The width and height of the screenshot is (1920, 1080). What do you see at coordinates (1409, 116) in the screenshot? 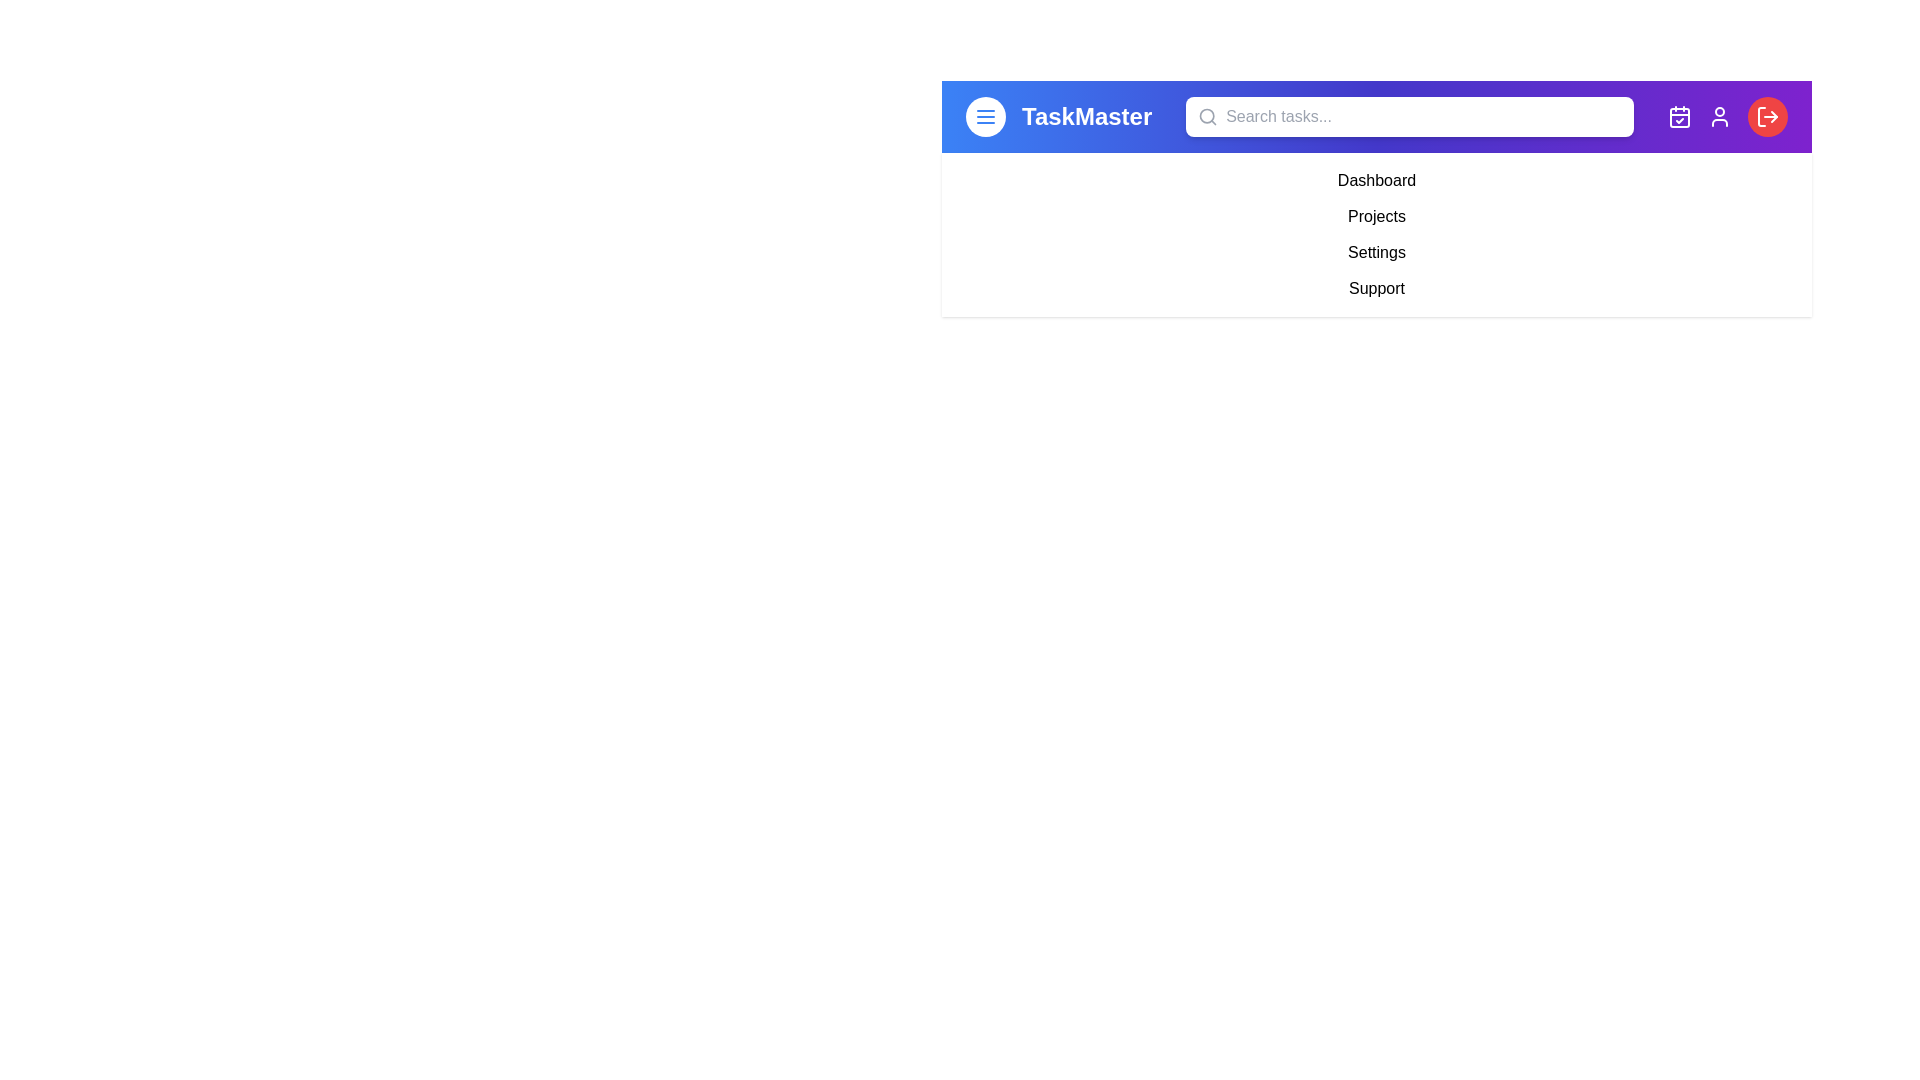
I see `the search bar and type the query 'meeting notes'` at bounding box center [1409, 116].